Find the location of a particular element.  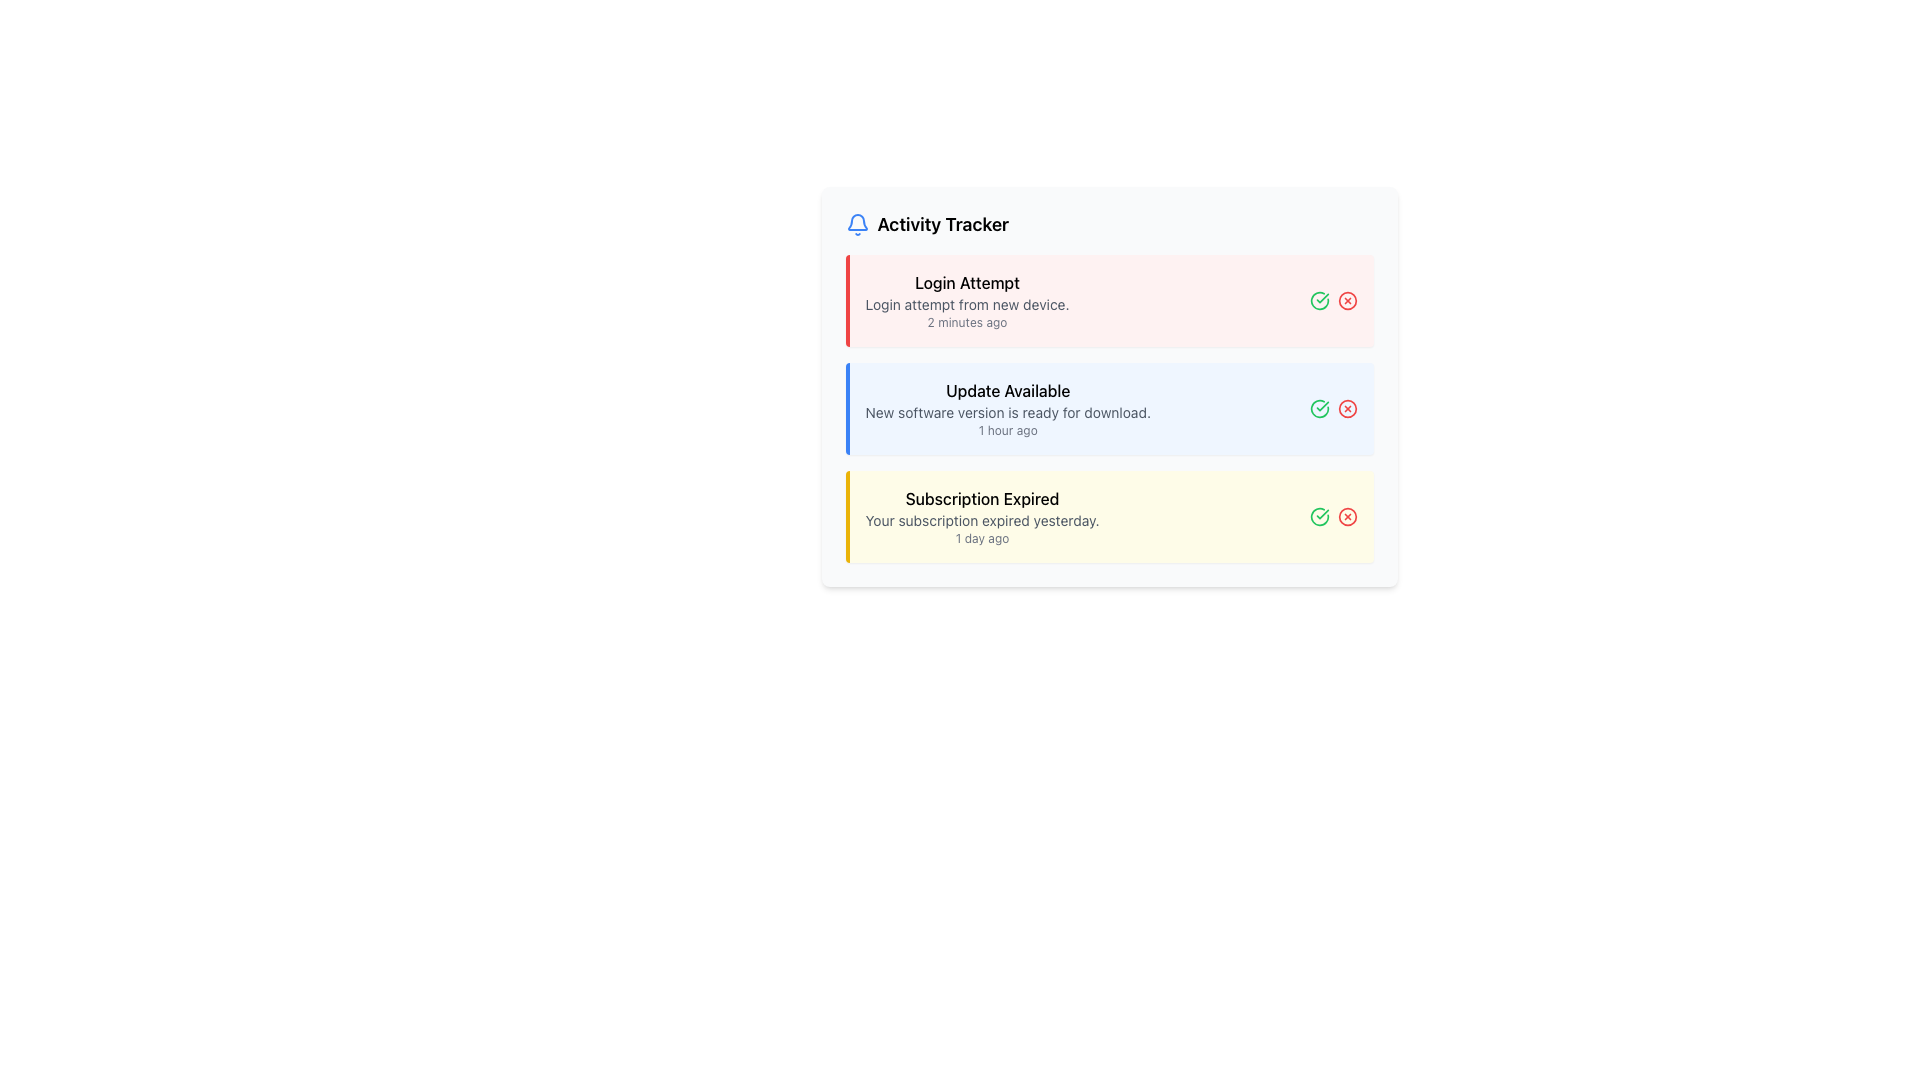

the clickable icon at the rightmost end of the horizontal row in the 'Subscription Expired' notification card is located at coordinates (1347, 515).